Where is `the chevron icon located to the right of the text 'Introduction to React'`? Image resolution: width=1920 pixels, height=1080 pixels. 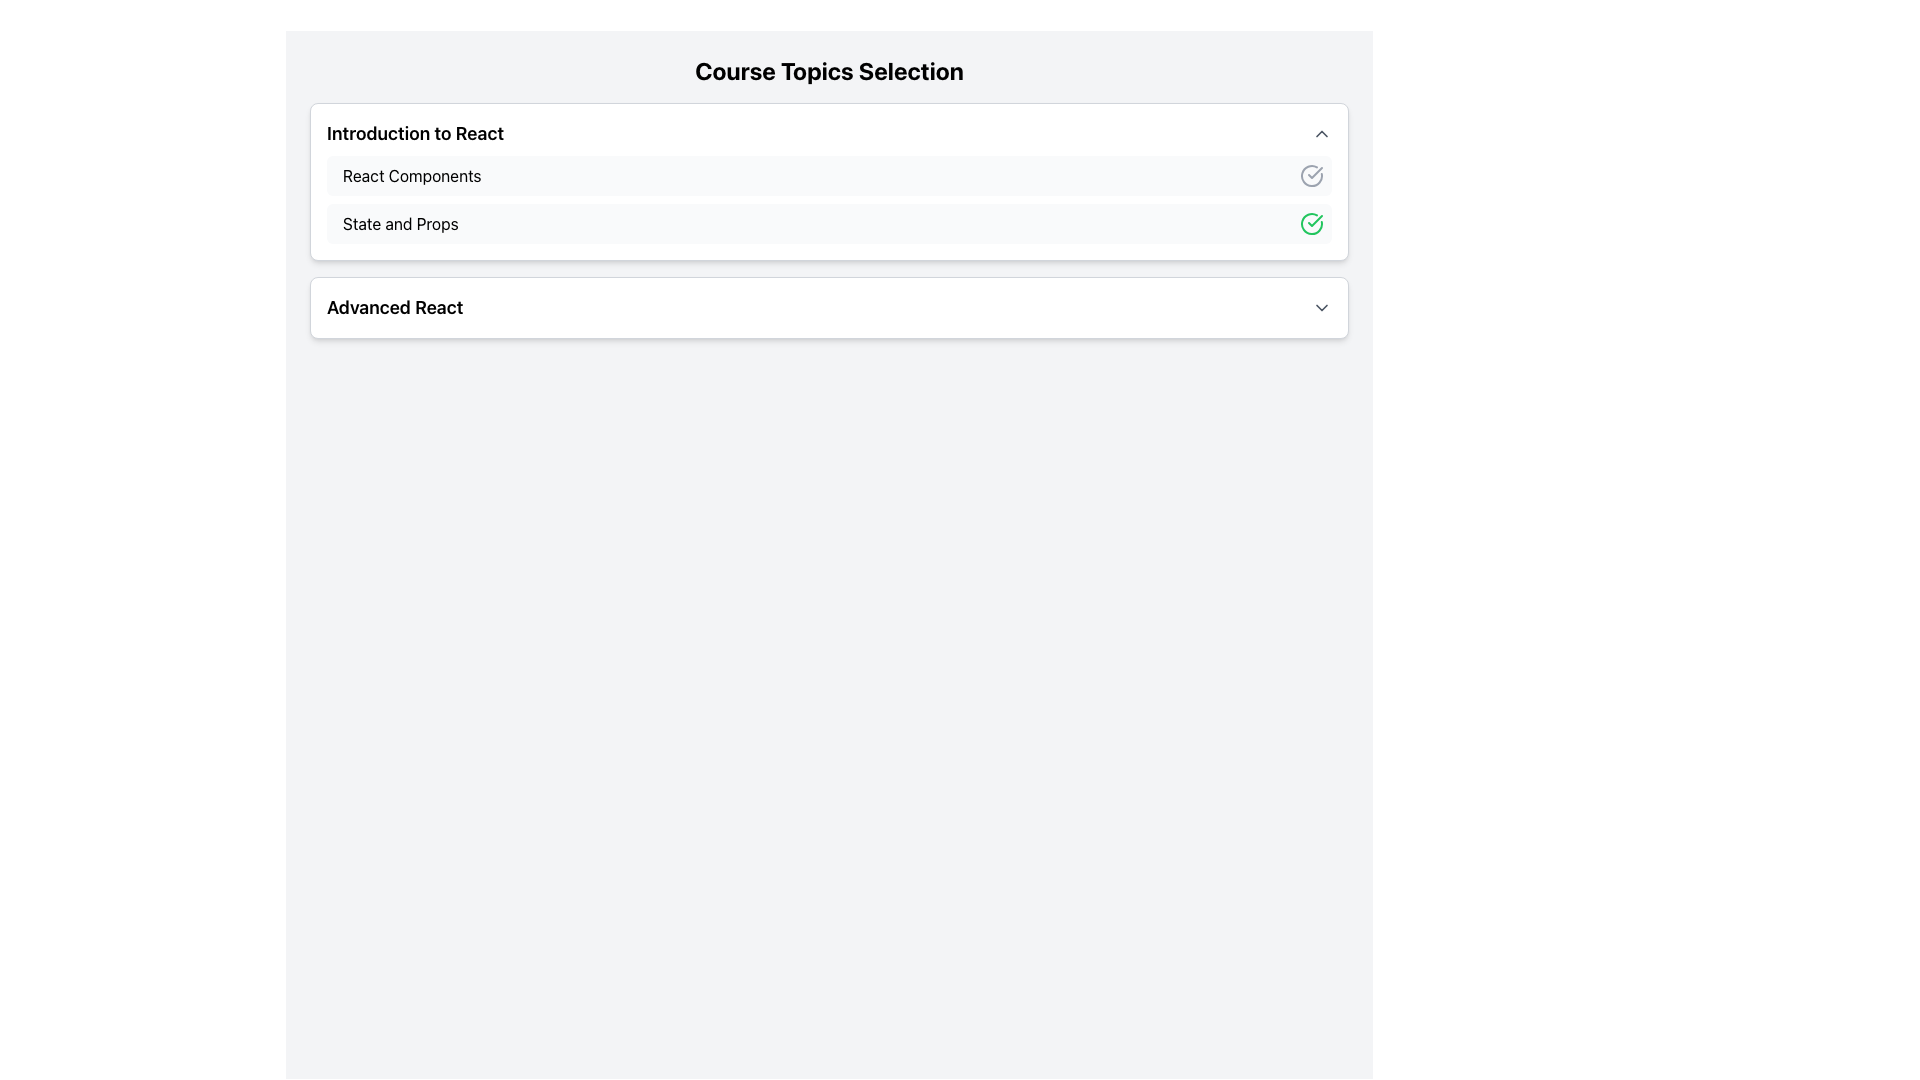
the chevron icon located to the right of the text 'Introduction to React' is located at coordinates (1321, 134).